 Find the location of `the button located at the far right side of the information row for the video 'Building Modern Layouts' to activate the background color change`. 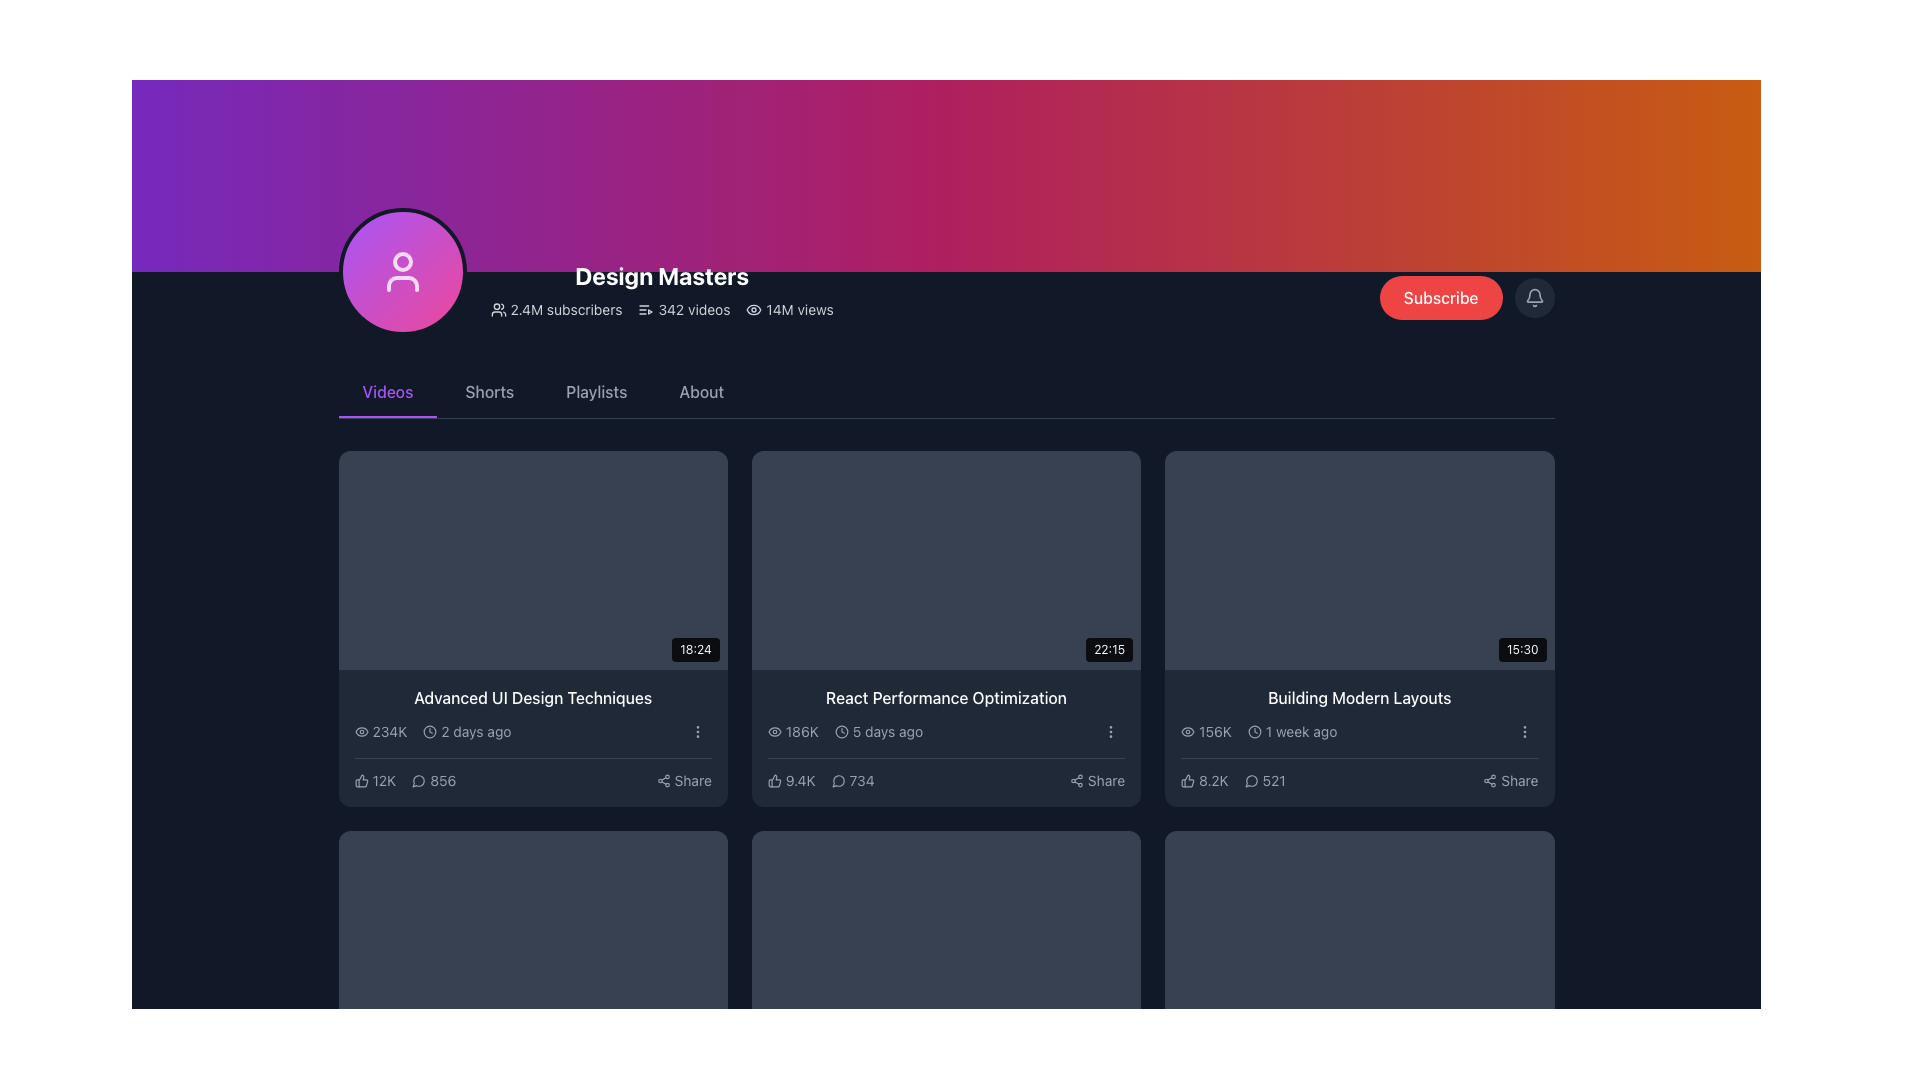

the button located at the far right side of the information row for the video 'Building Modern Layouts' to activate the background color change is located at coordinates (1523, 732).